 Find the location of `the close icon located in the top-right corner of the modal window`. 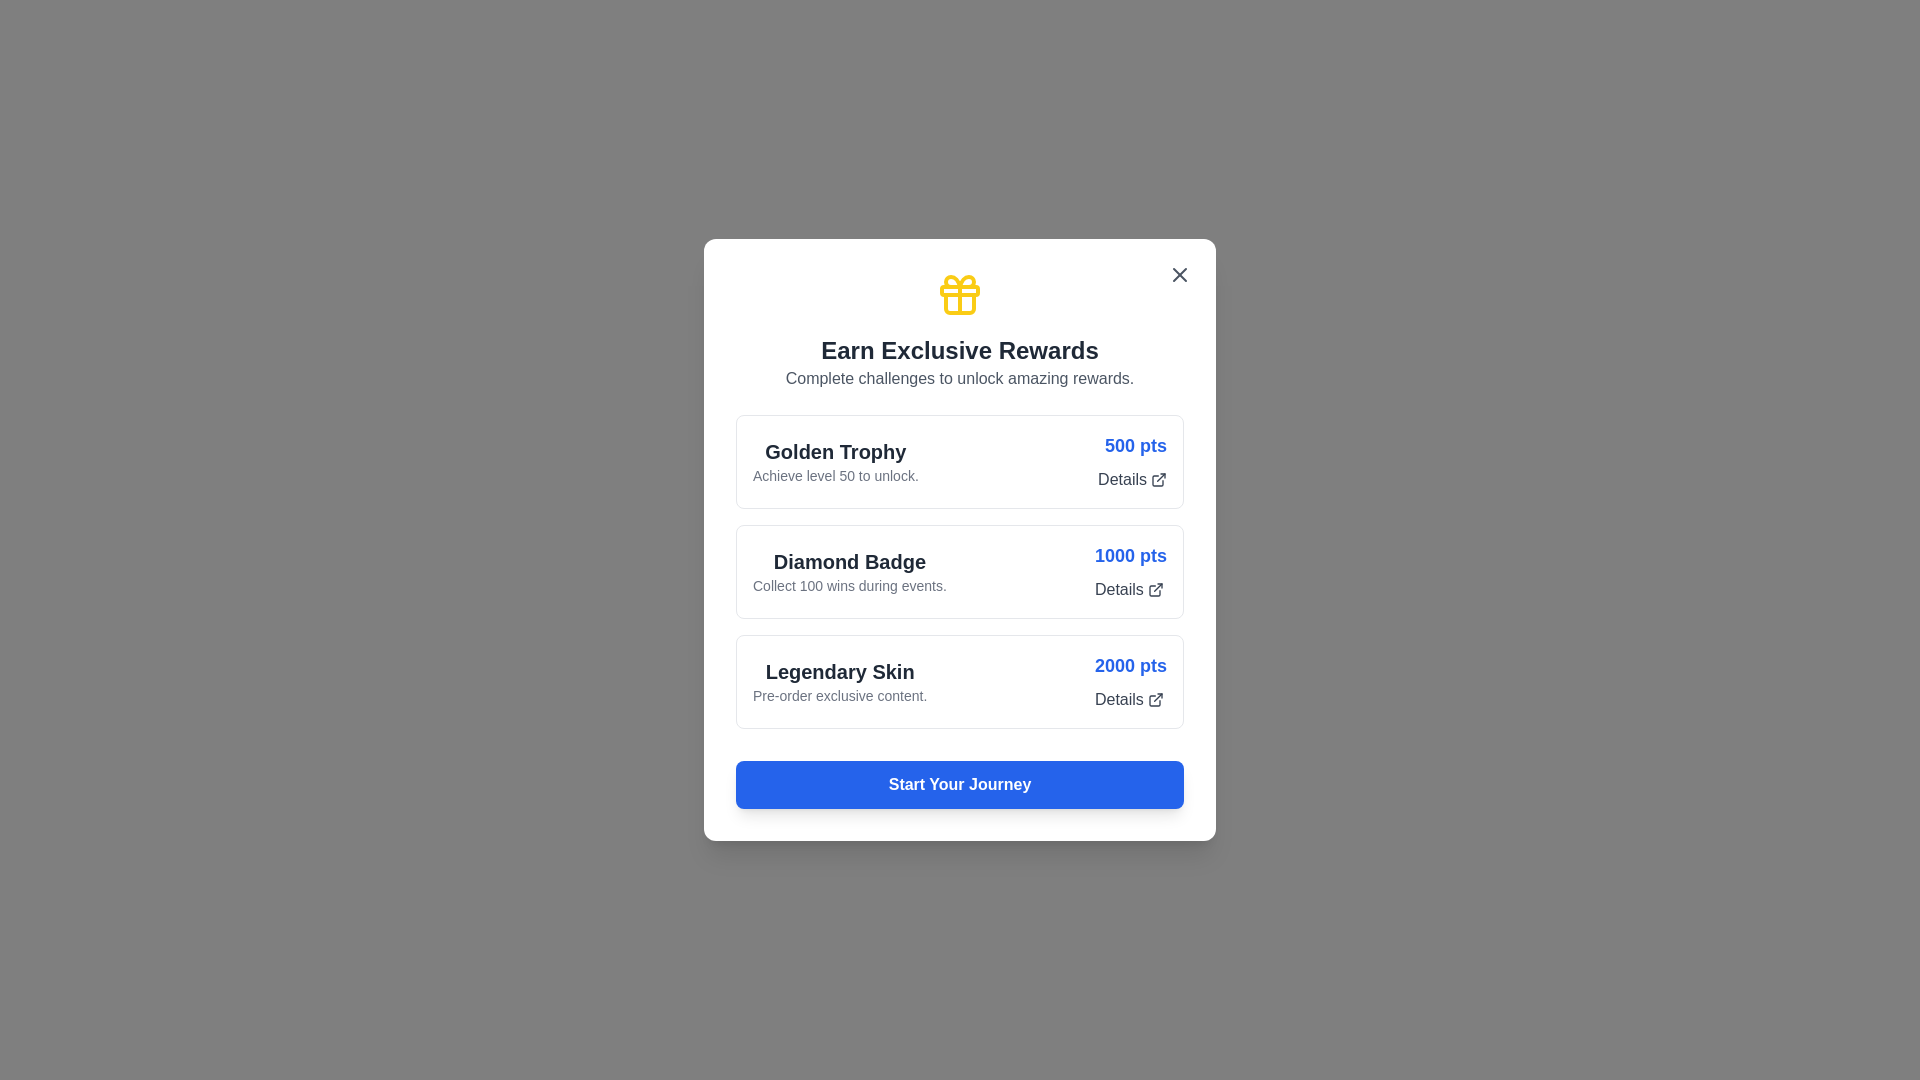

the close icon located in the top-right corner of the modal window is located at coordinates (1180, 274).